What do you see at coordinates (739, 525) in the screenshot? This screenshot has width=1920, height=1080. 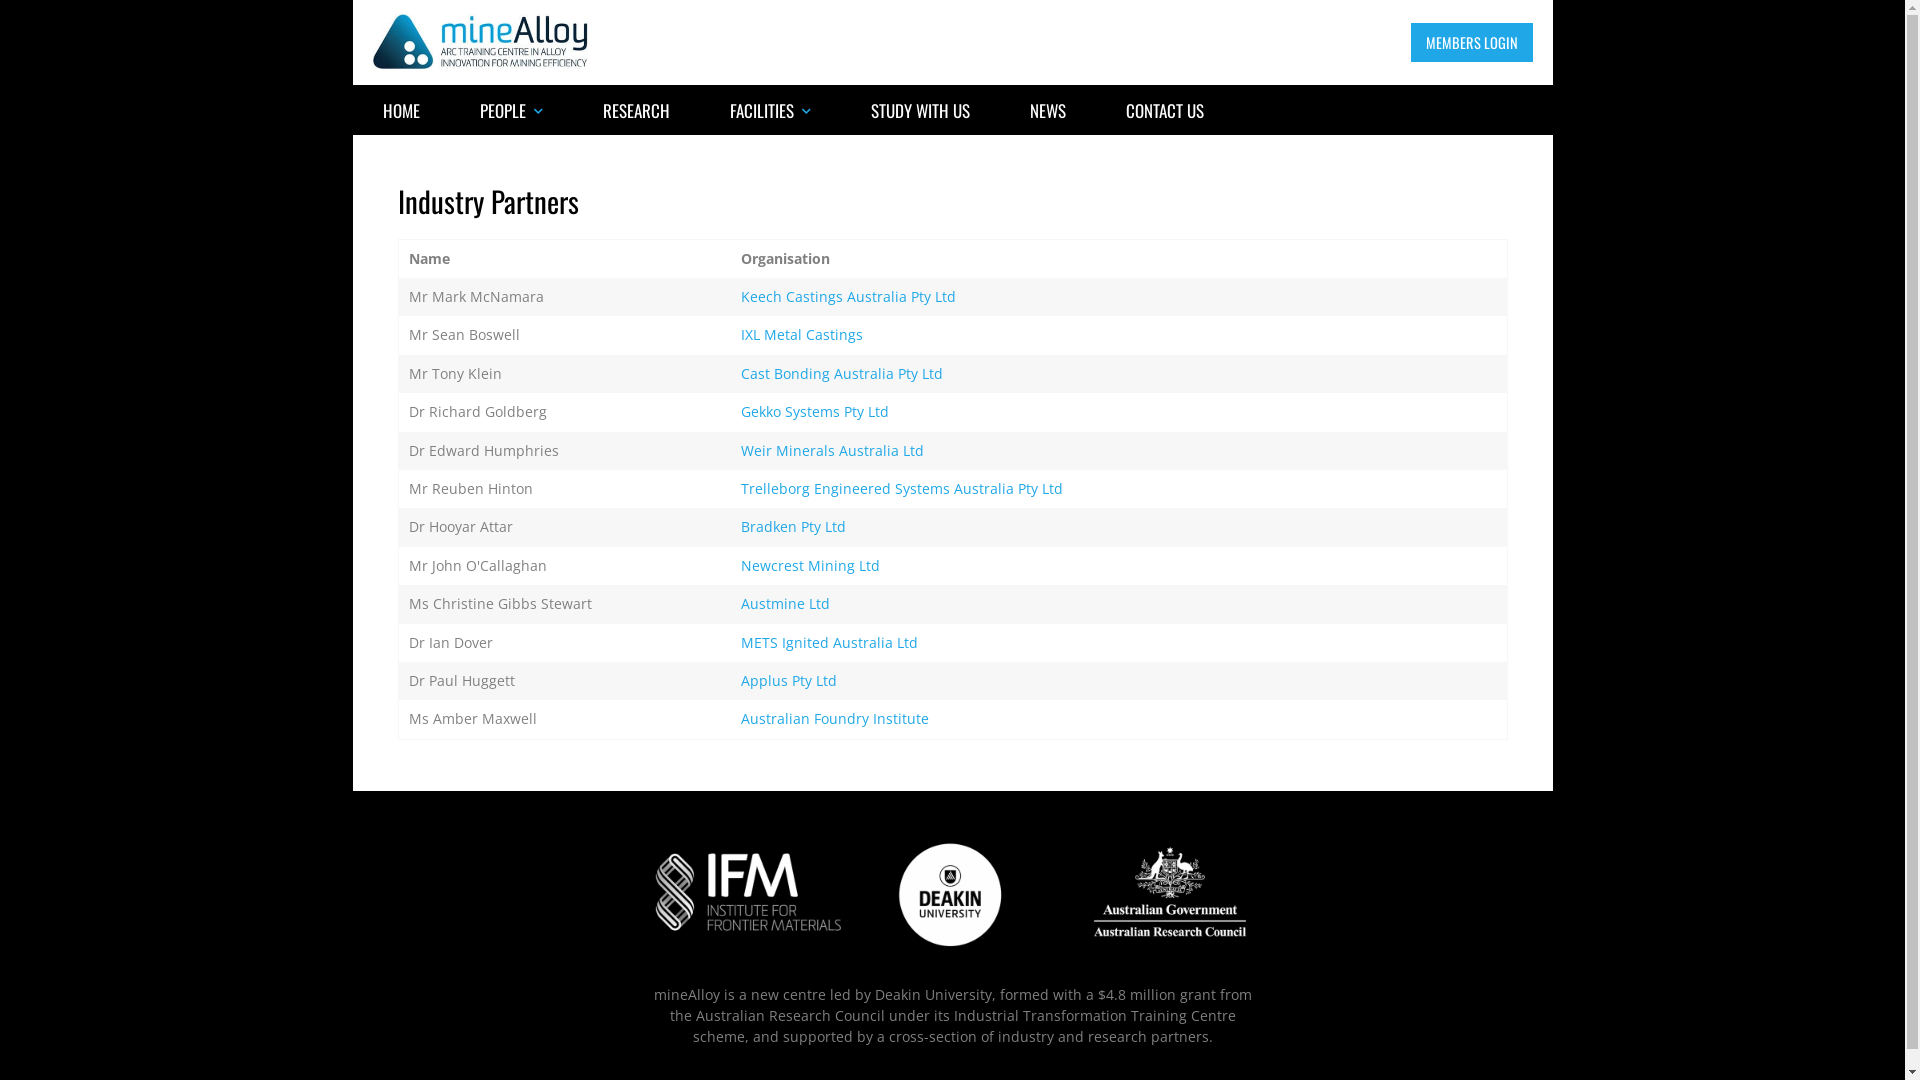 I see `'Bradken Pty Ltd'` at bounding box center [739, 525].